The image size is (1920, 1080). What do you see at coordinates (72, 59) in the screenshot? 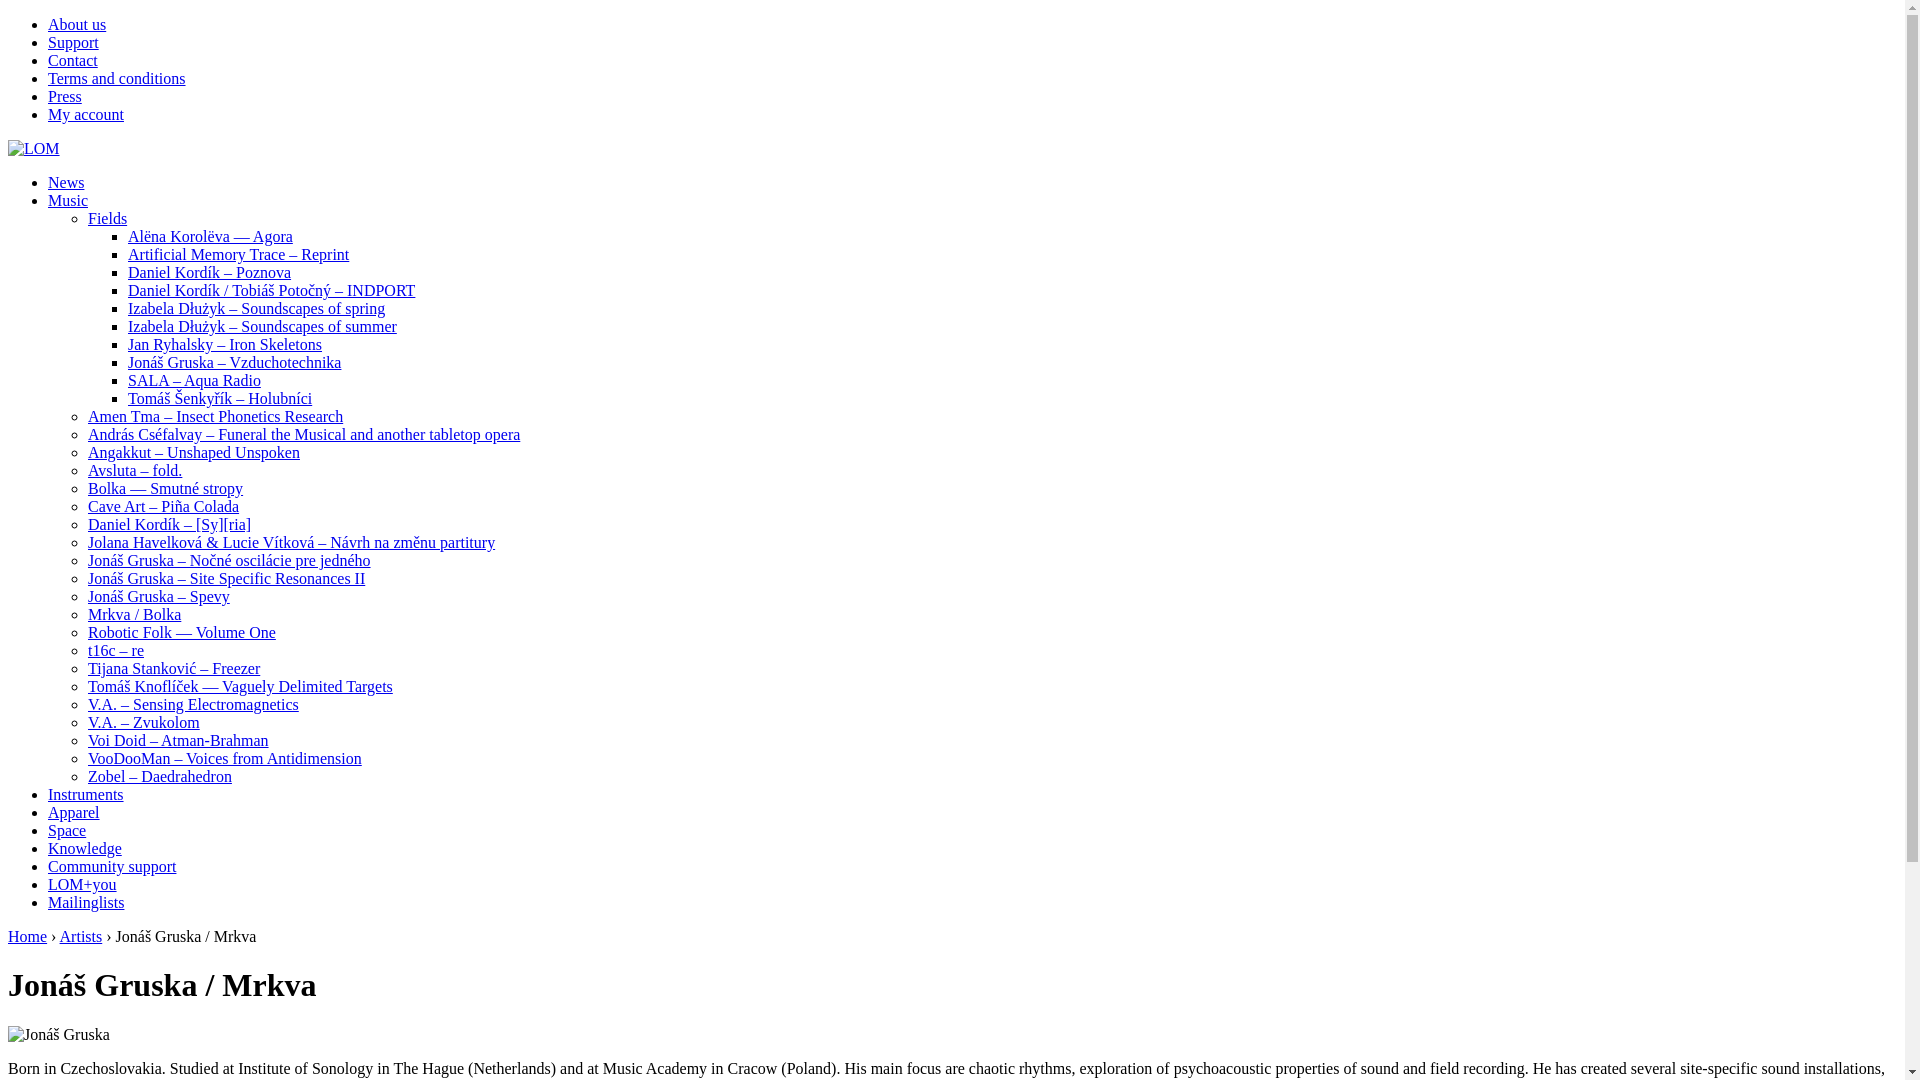
I see `'Contact'` at bounding box center [72, 59].